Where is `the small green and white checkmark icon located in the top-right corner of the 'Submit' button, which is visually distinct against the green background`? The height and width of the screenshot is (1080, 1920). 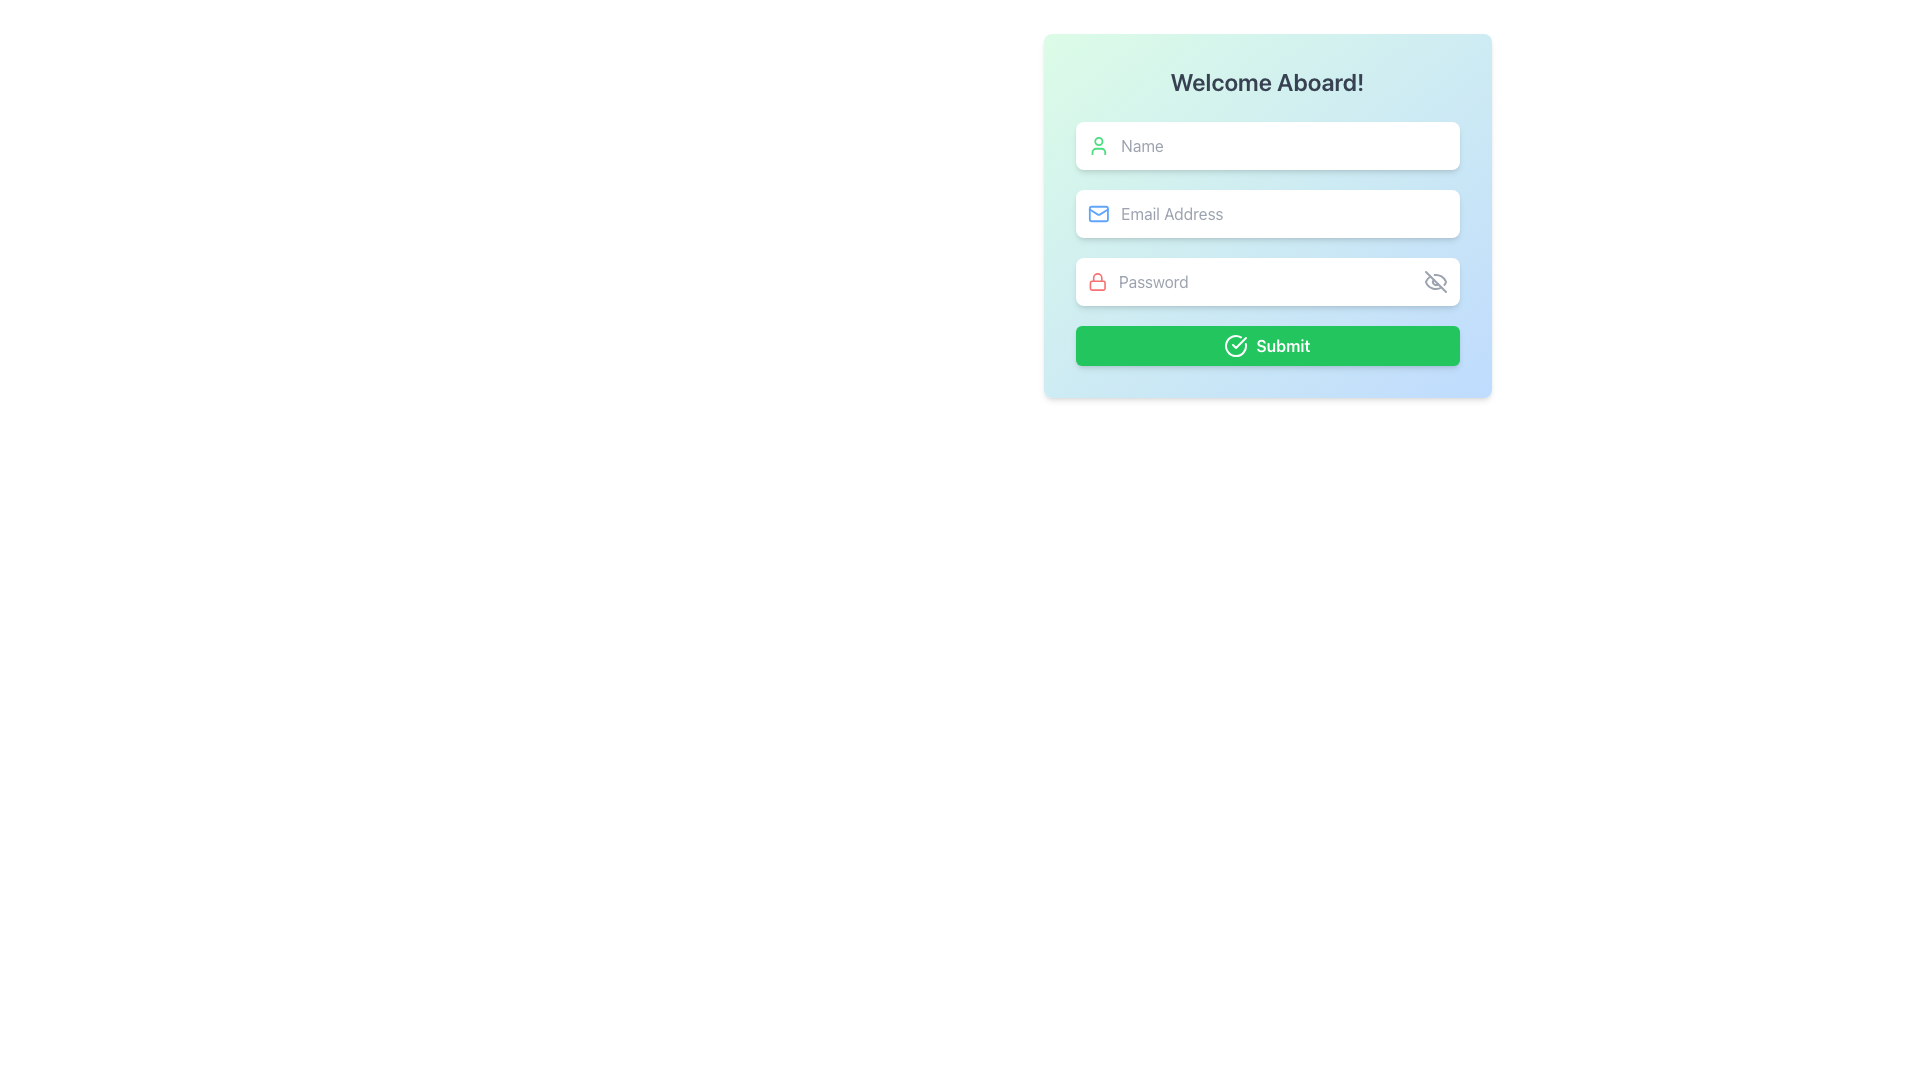
the small green and white checkmark icon located in the top-right corner of the 'Submit' button, which is visually distinct against the green background is located at coordinates (1238, 342).